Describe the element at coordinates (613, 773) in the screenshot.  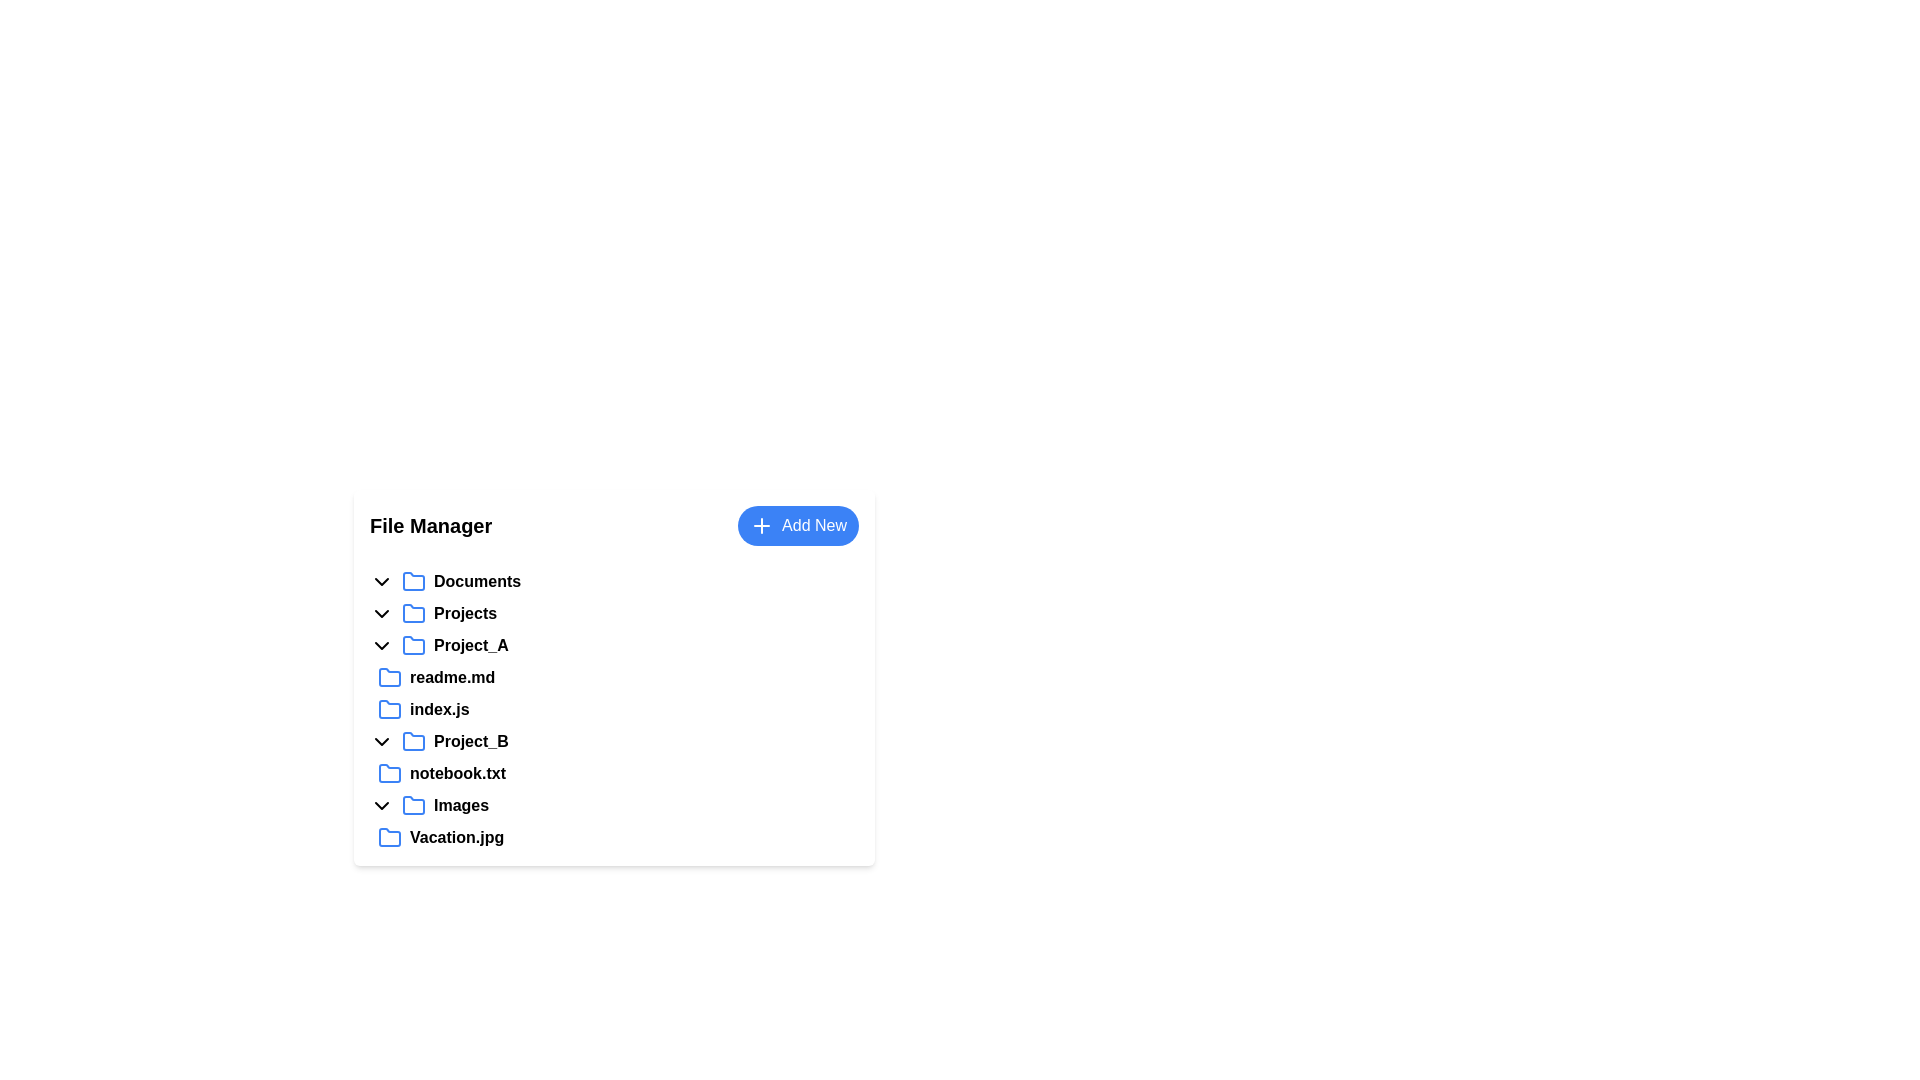
I see `the 'notebook.txt' file item located under the 'Project_B' folder in the file explorer` at that location.